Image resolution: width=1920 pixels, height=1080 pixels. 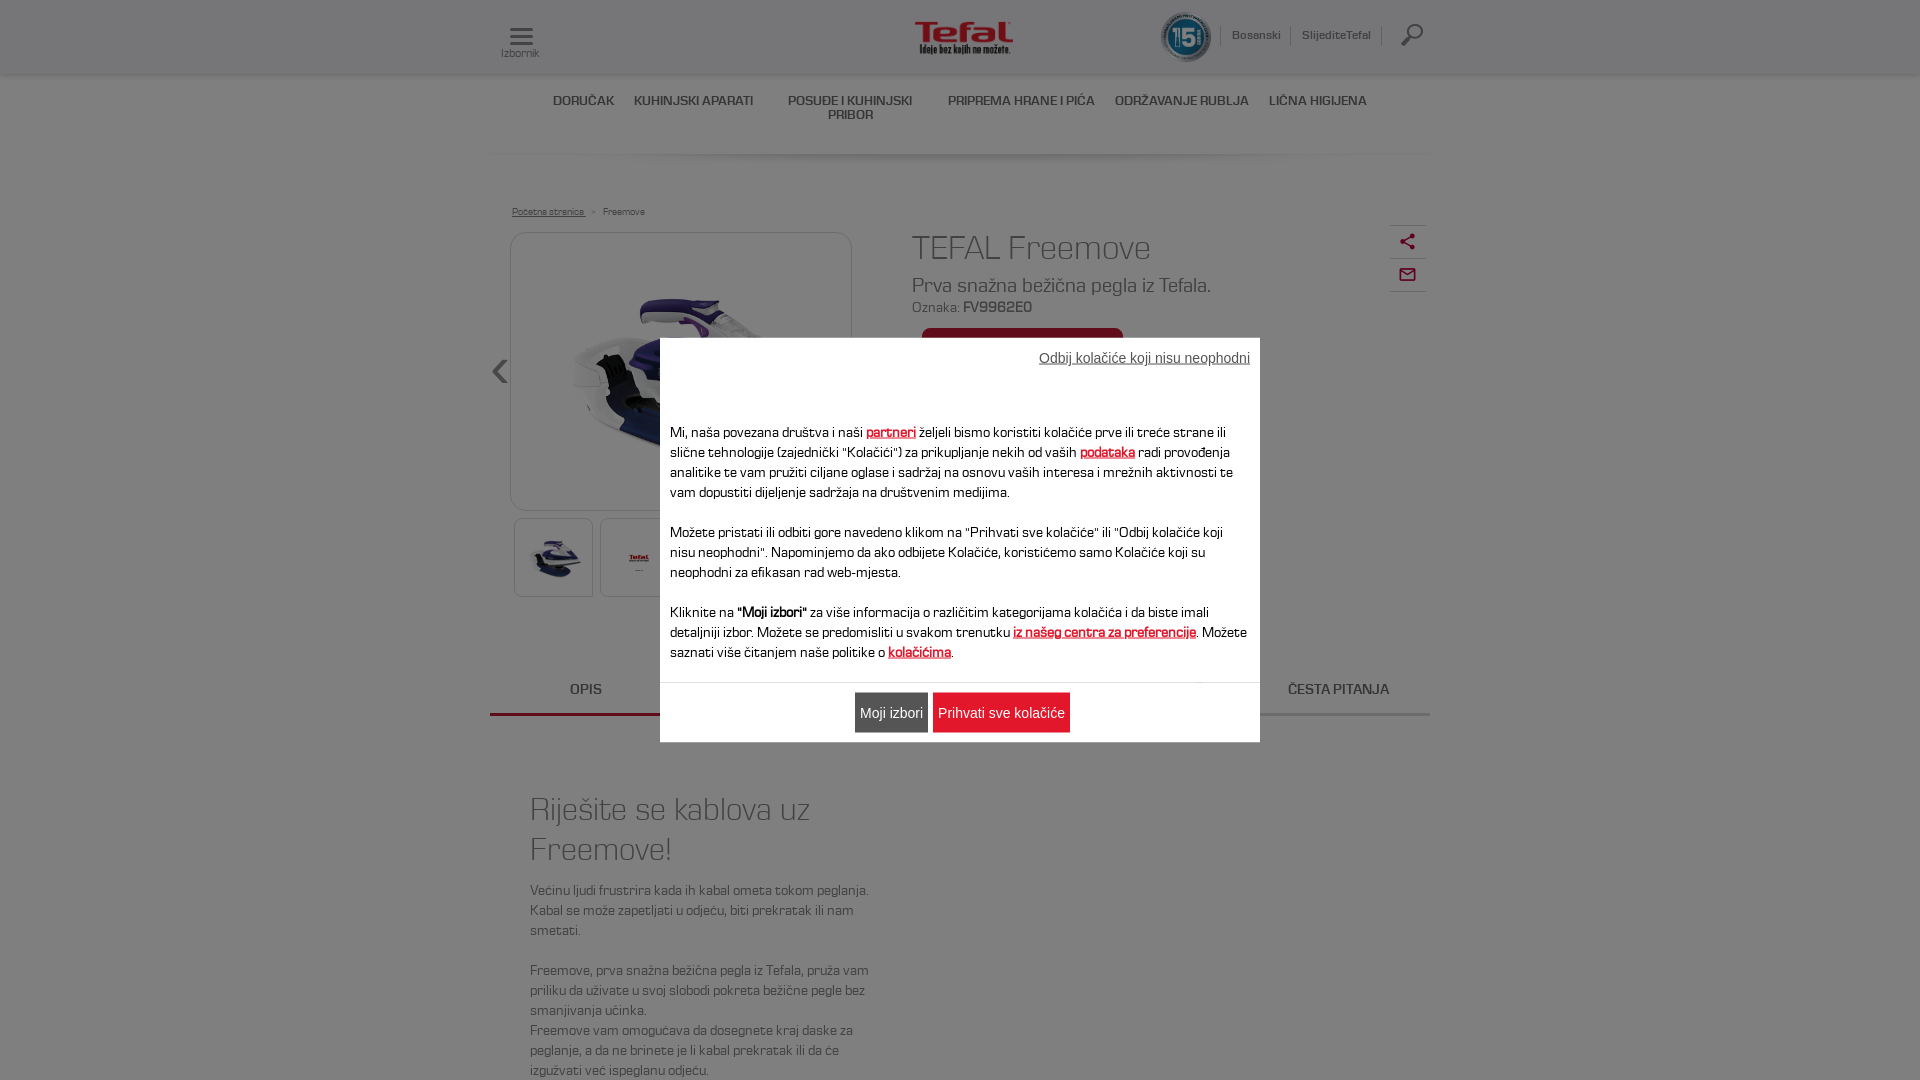 I want to click on 'SlijediteTefal', so click(x=1338, y=34).